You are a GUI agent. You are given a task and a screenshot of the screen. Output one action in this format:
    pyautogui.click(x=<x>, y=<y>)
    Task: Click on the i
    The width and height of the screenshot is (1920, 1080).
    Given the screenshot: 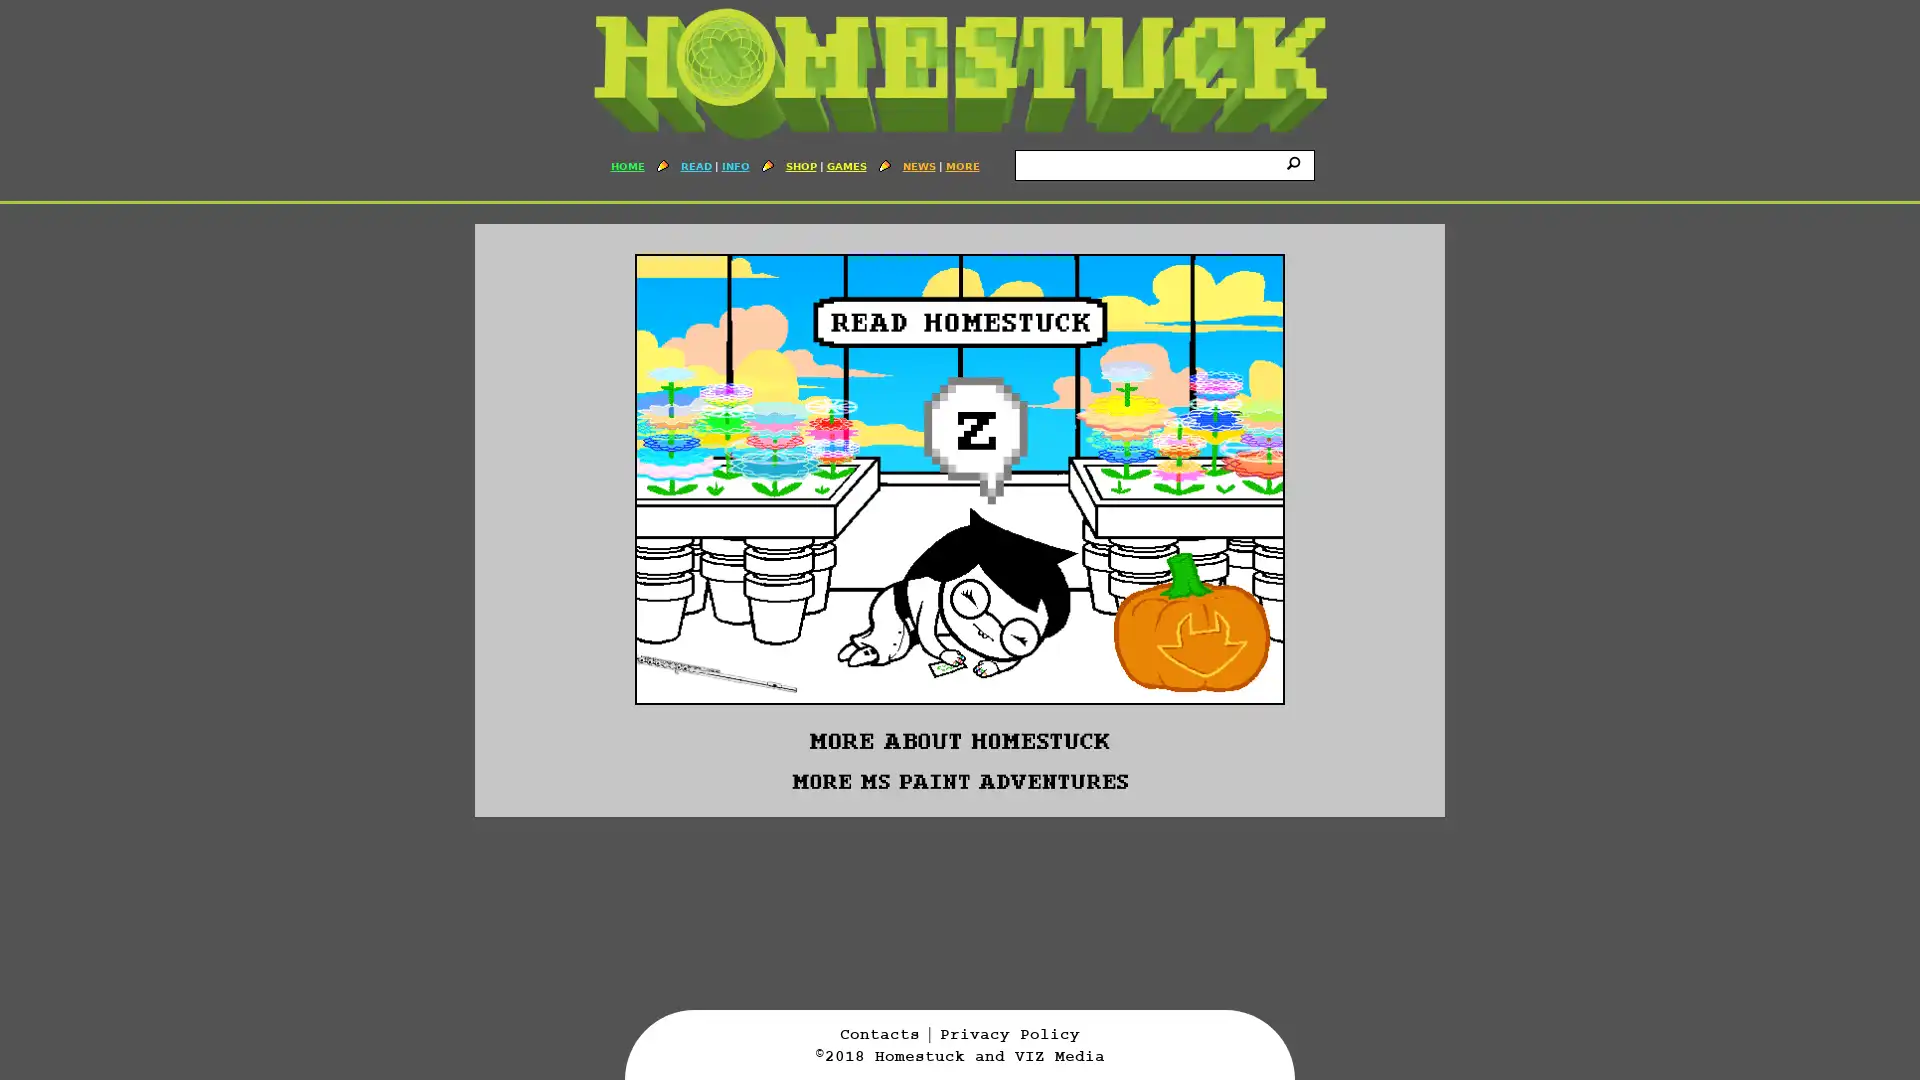 What is the action you would take?
    pyautogui.click(x=1296, y=161)
    